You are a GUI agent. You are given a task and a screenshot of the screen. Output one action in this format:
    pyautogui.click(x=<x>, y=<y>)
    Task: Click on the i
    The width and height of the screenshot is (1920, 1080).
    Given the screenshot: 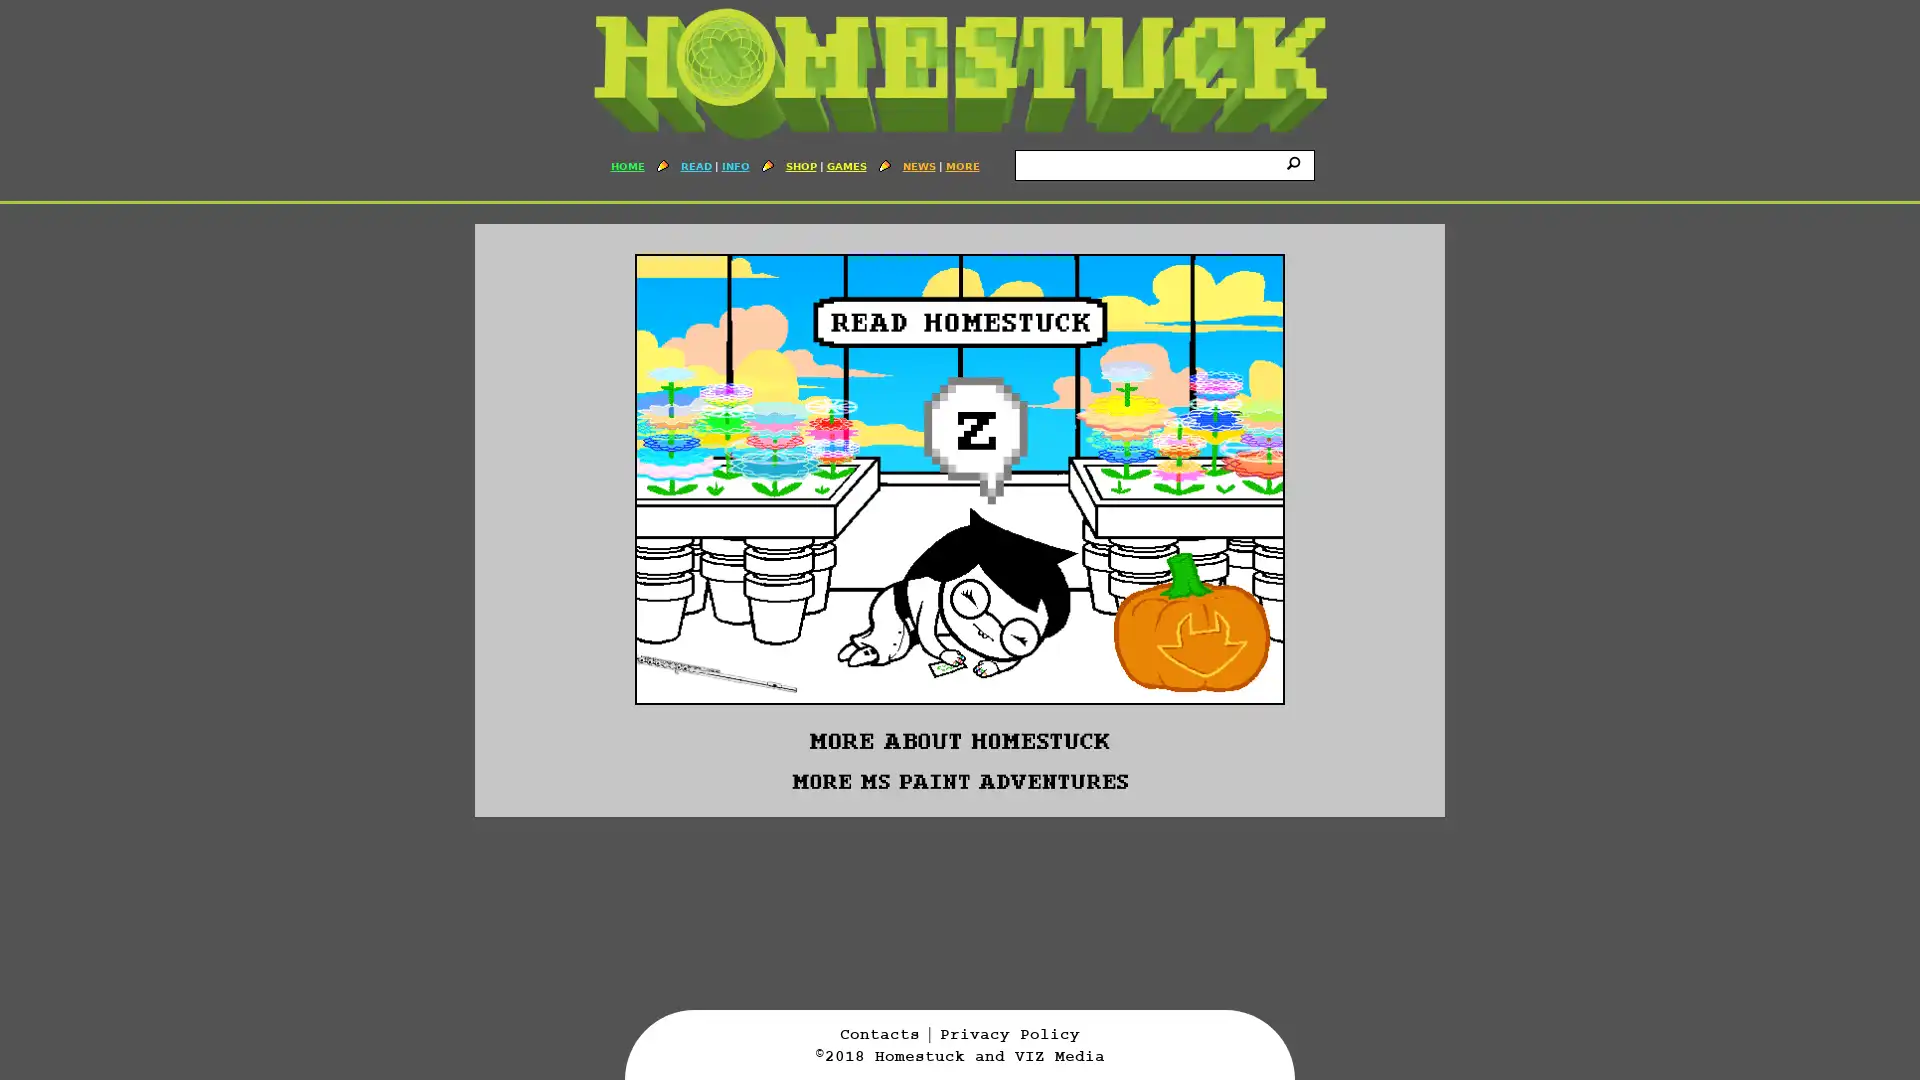 What is the action you would take?
    pyautogui.click(x=1296, y=161)
    